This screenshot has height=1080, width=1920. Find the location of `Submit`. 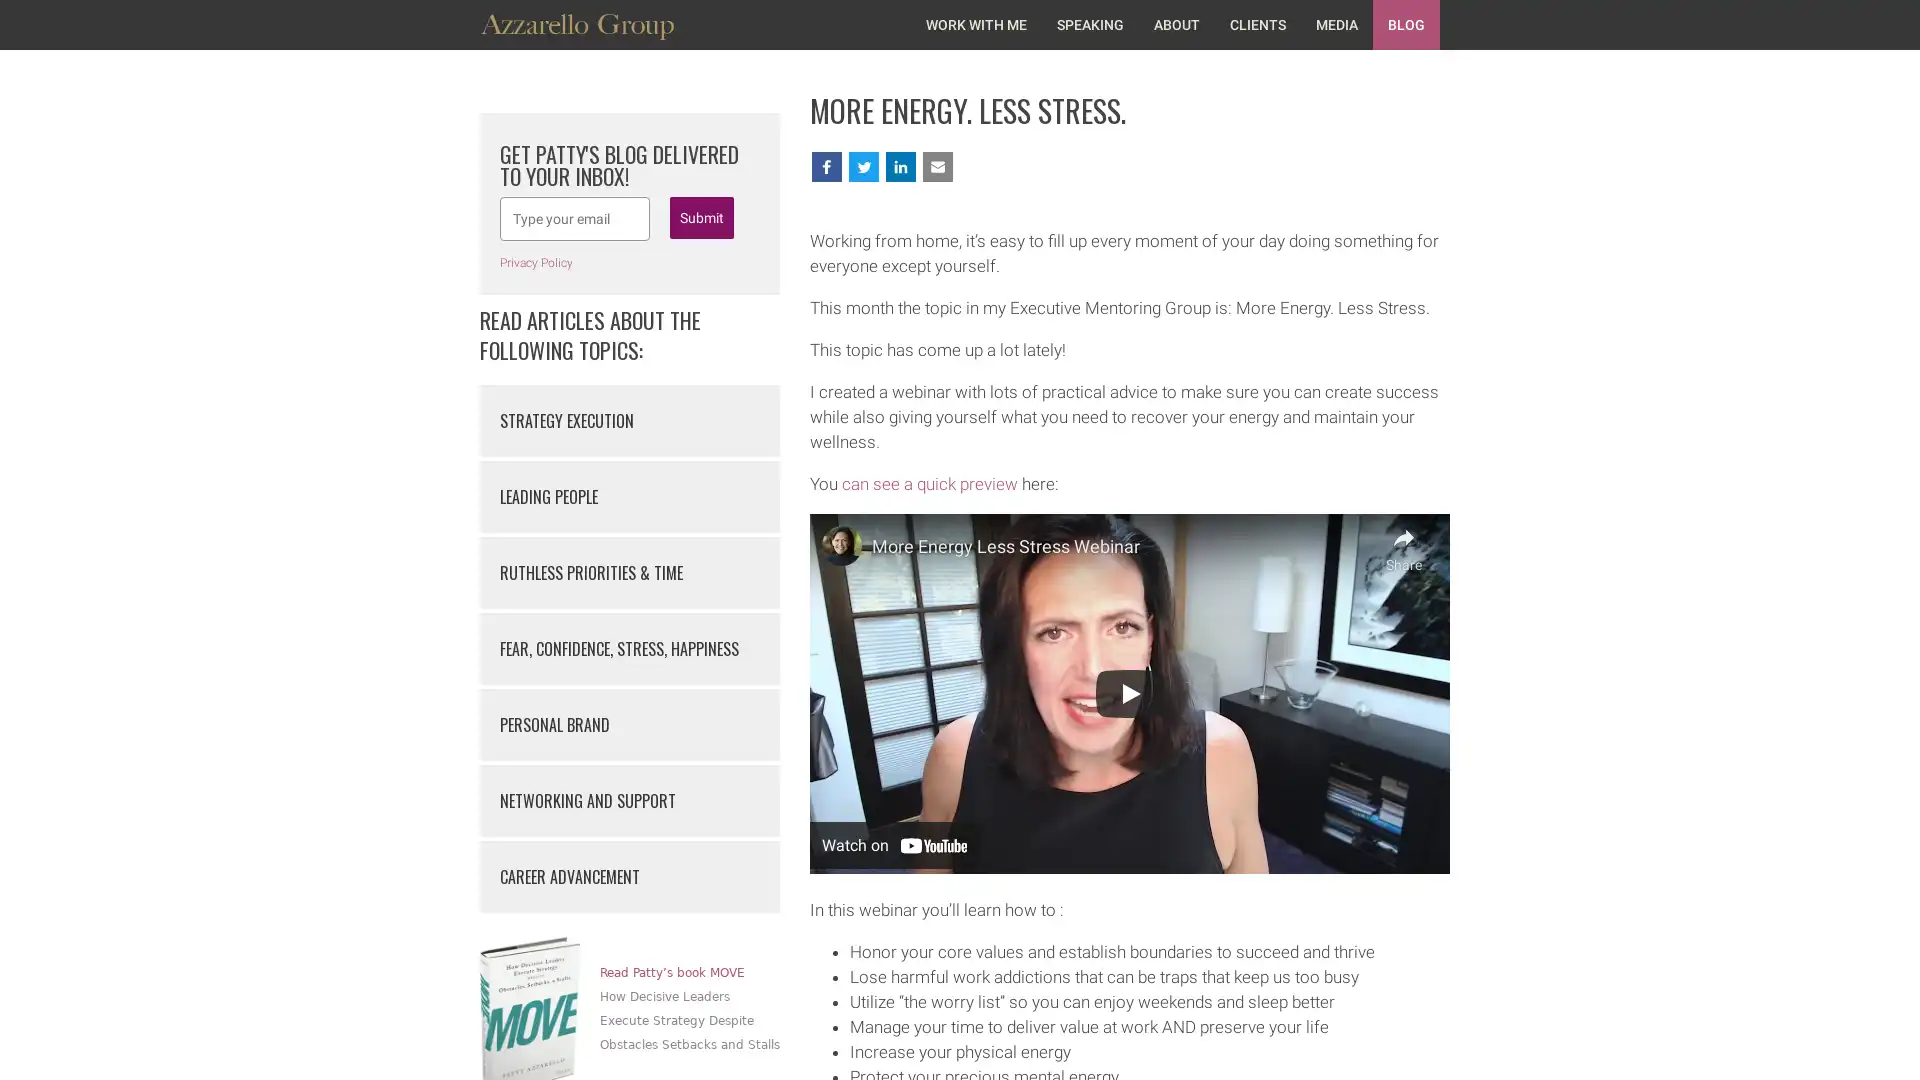

Submit is located at coordinates (701, 218).